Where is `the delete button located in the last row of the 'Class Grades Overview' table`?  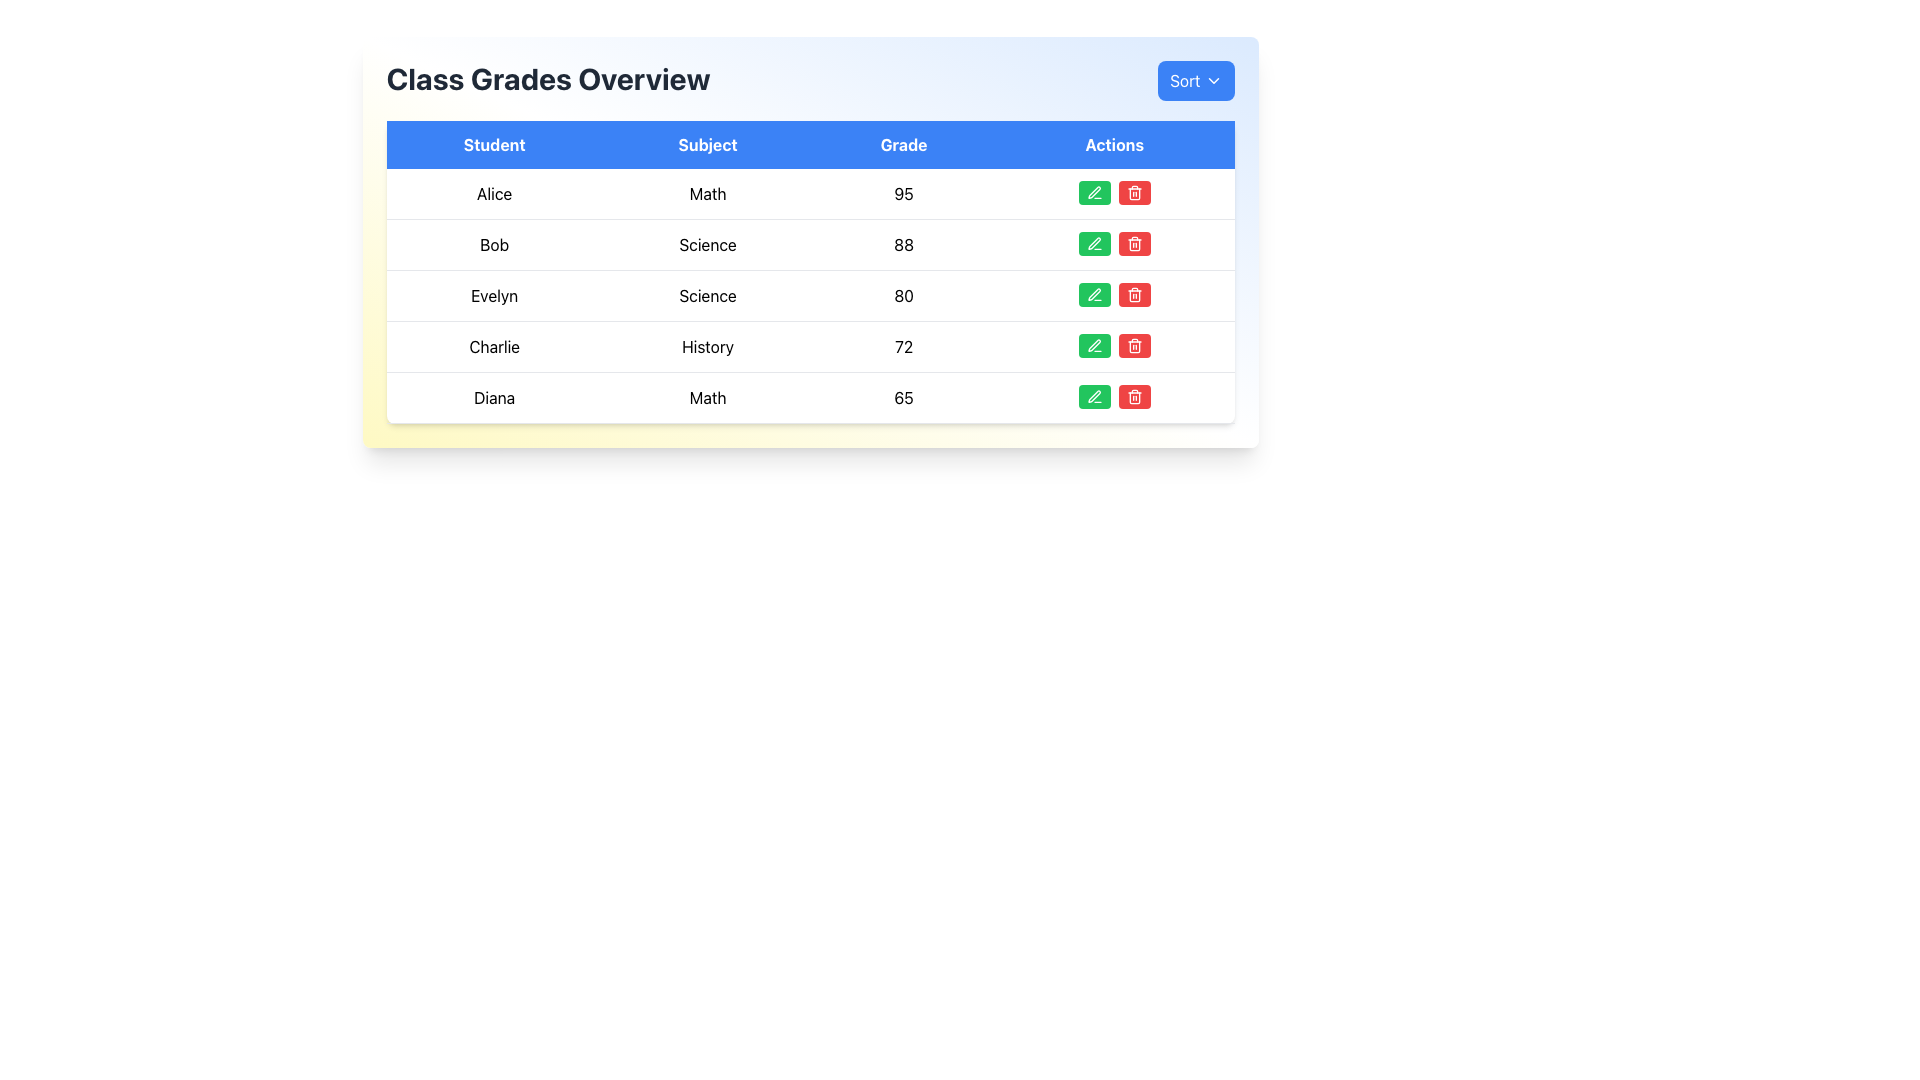
the delete button located in the last row of the 'Class Grades Overview' table is located at coordinates (1133, 397).